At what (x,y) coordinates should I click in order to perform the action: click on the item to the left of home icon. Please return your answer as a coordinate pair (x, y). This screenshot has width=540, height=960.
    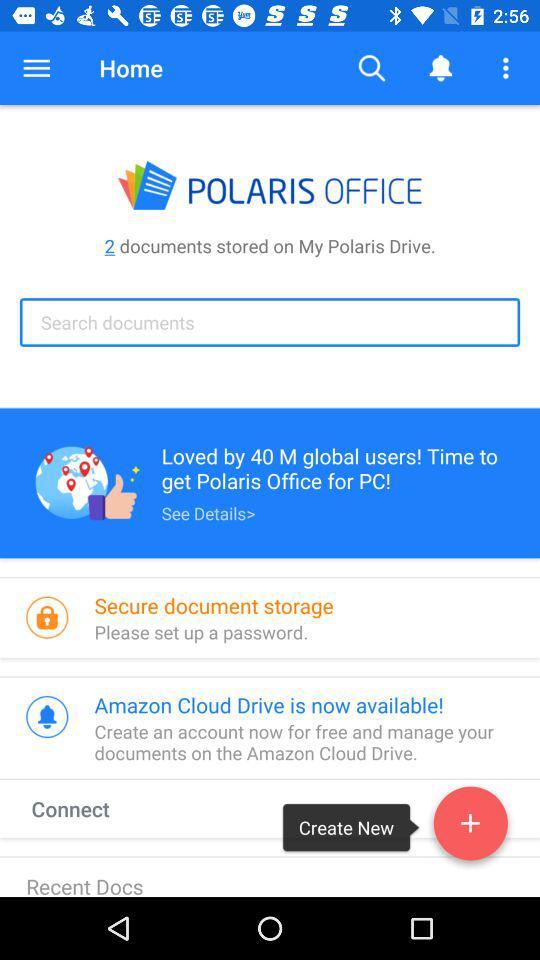
    Looking at the image, I should click on (36, 68).